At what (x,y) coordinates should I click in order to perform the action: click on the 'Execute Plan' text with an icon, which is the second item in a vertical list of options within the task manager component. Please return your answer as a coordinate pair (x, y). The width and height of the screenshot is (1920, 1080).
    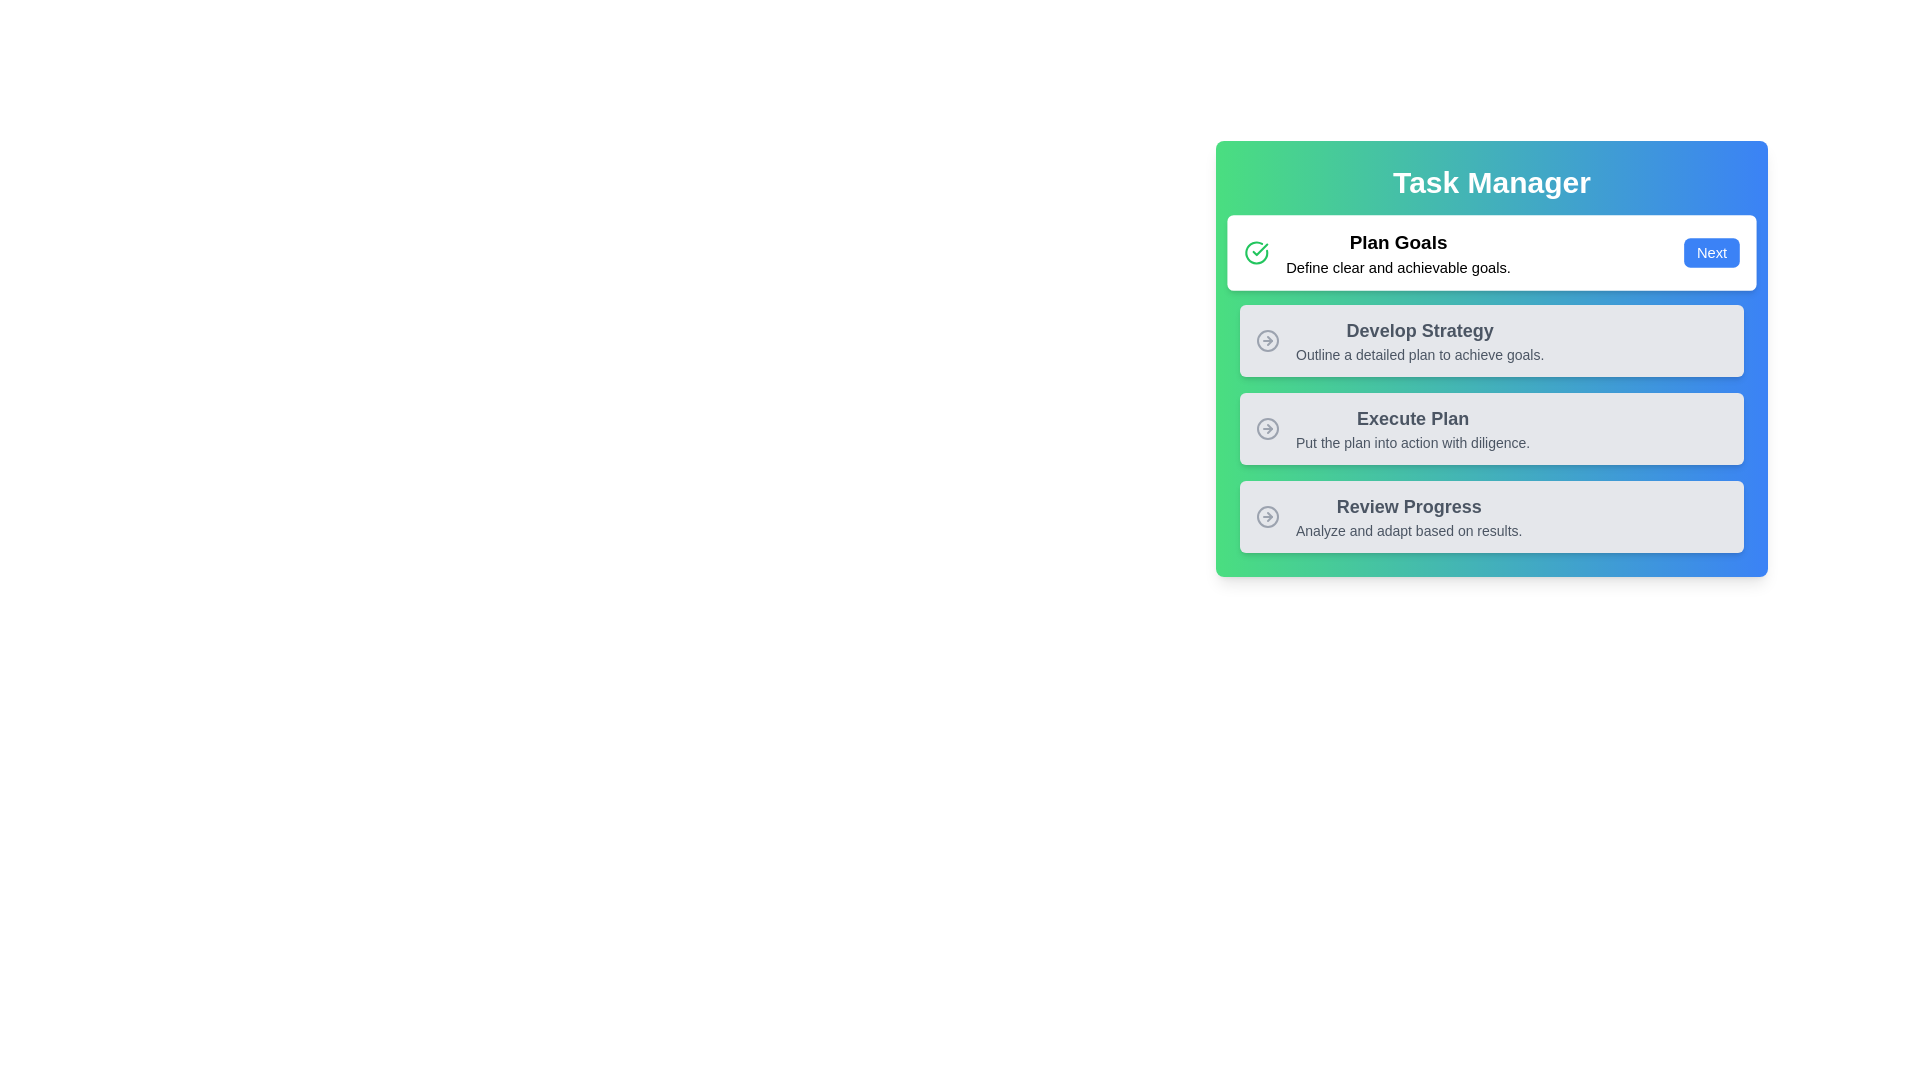
    Looking at the image, I should click on (1392, 427).